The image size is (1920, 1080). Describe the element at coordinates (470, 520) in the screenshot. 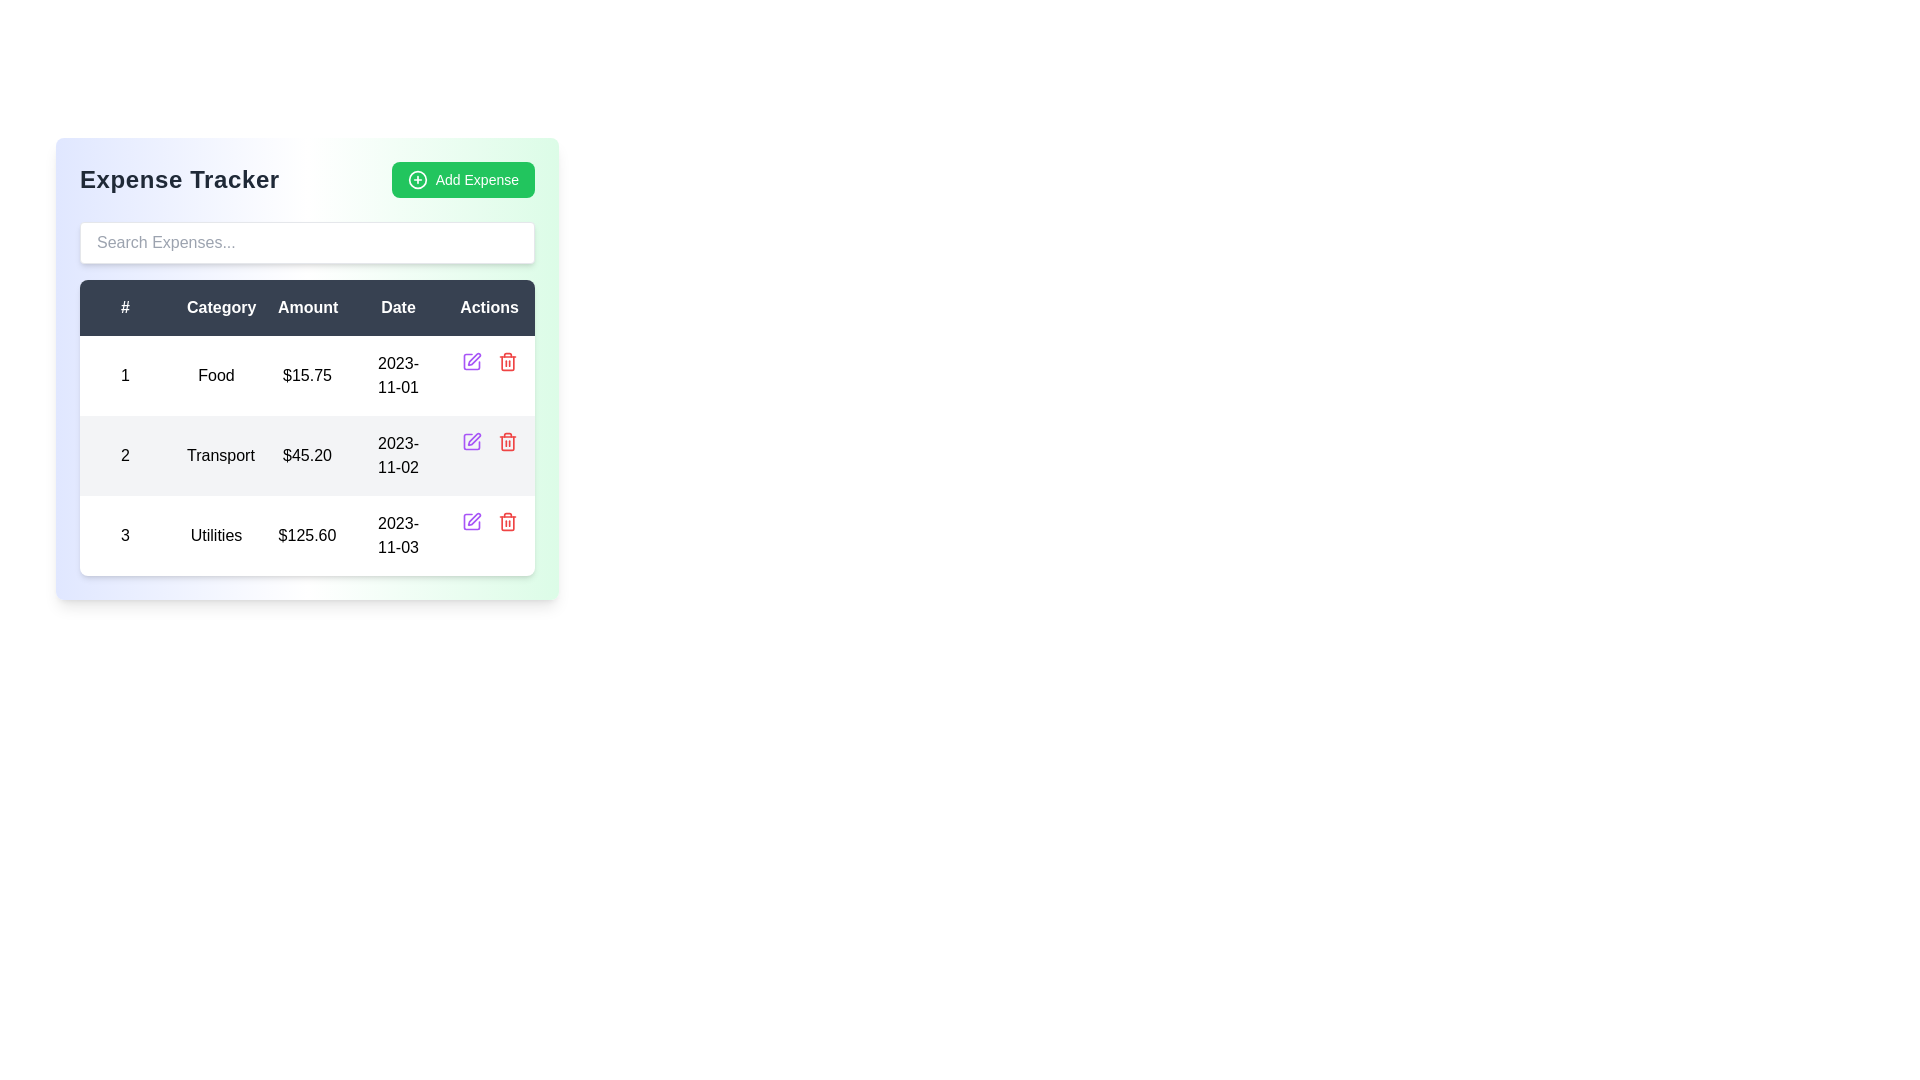

I see `the Interactive action icon (edit icon) located in the 'Actions' column of the second row of the table to observe the hover effect` at that location.